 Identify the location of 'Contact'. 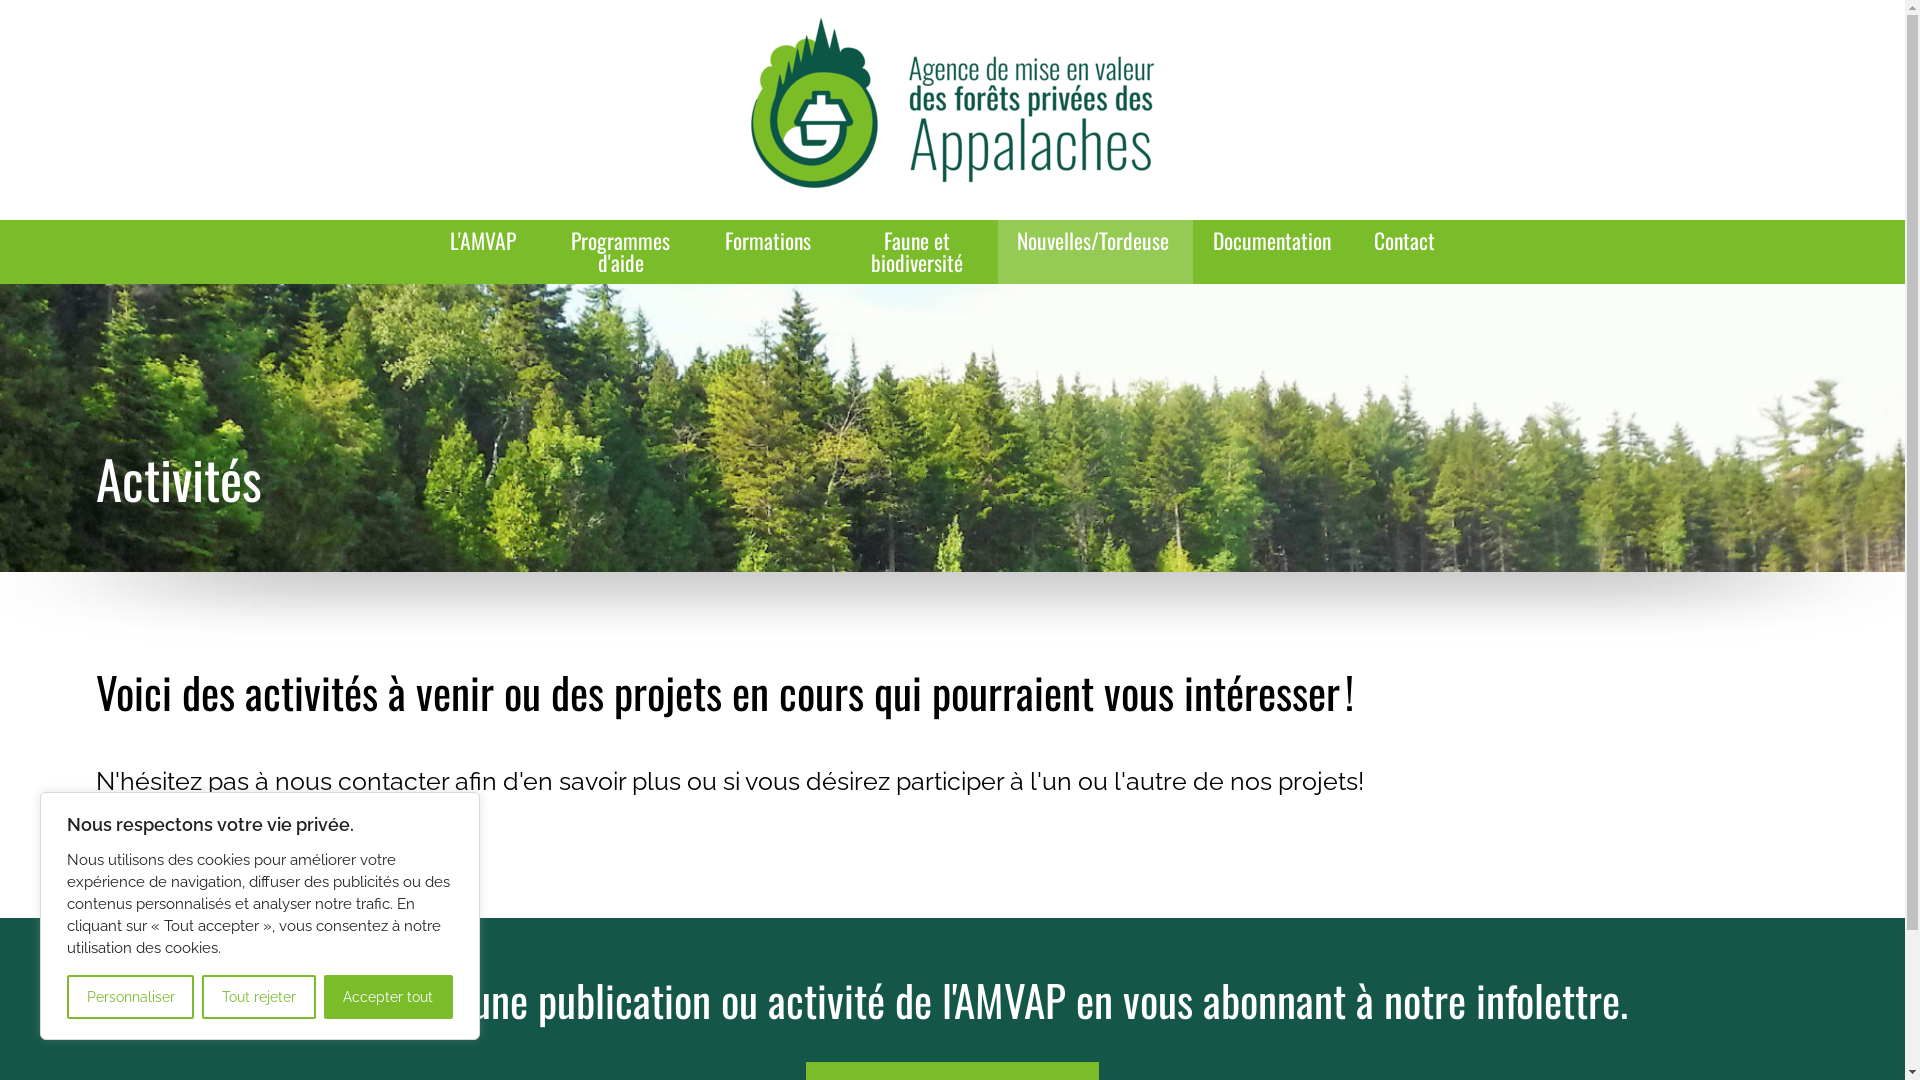
(1403, 239).